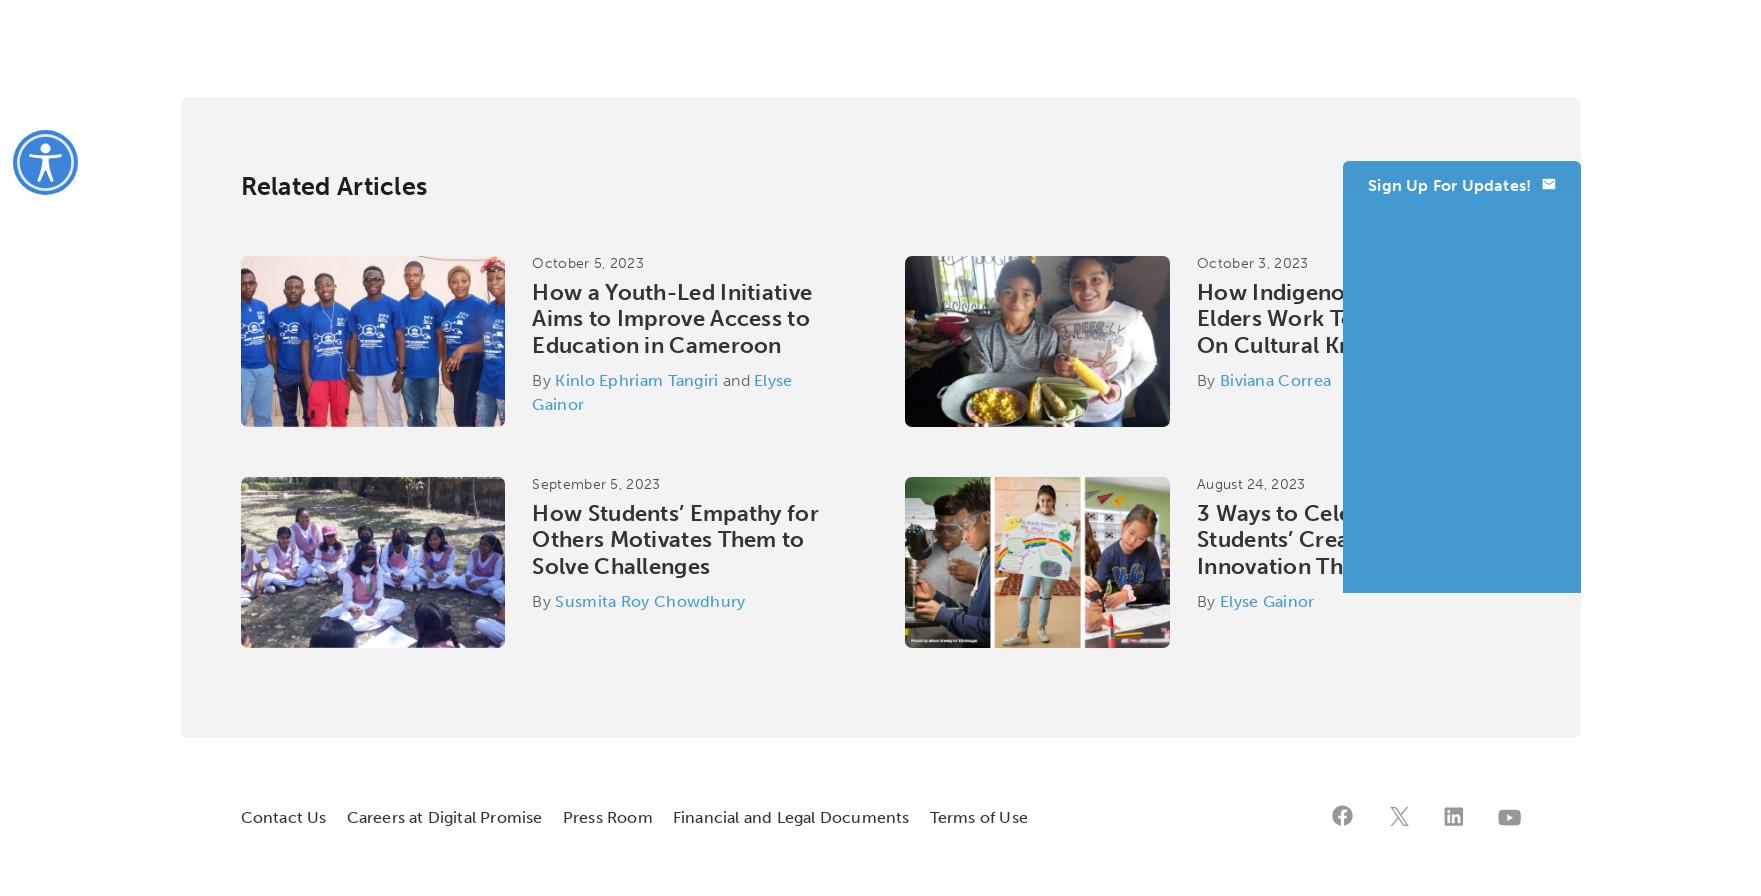 The width and height of the screenshot is (1761, 896). Describe the element at coordinates (1367, 185) in the screenshot. I see `'Sign Up For Updates!'` at that location.